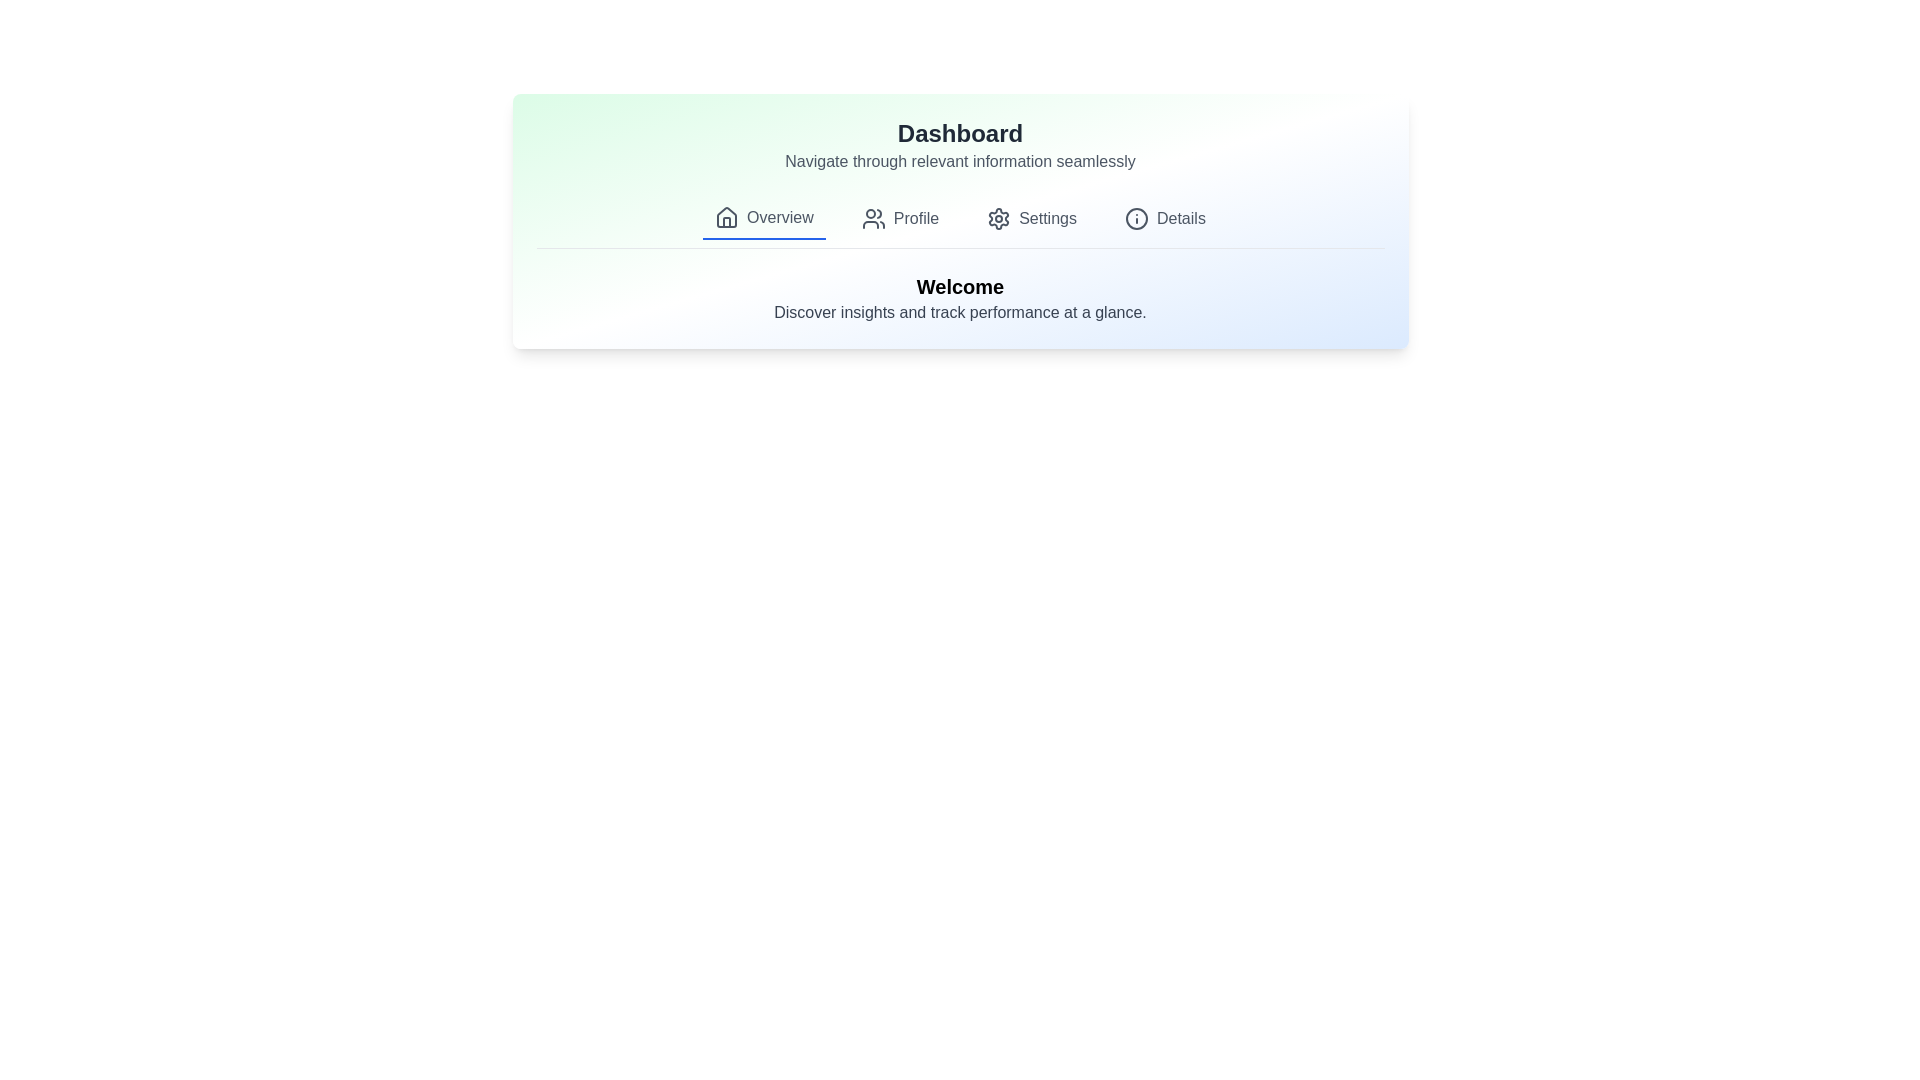  What do you see at coordinates (960, 223) in the screenshot?
I see `the 'Profile' button on the Navigation Bar` at bounding box center [960, 223].